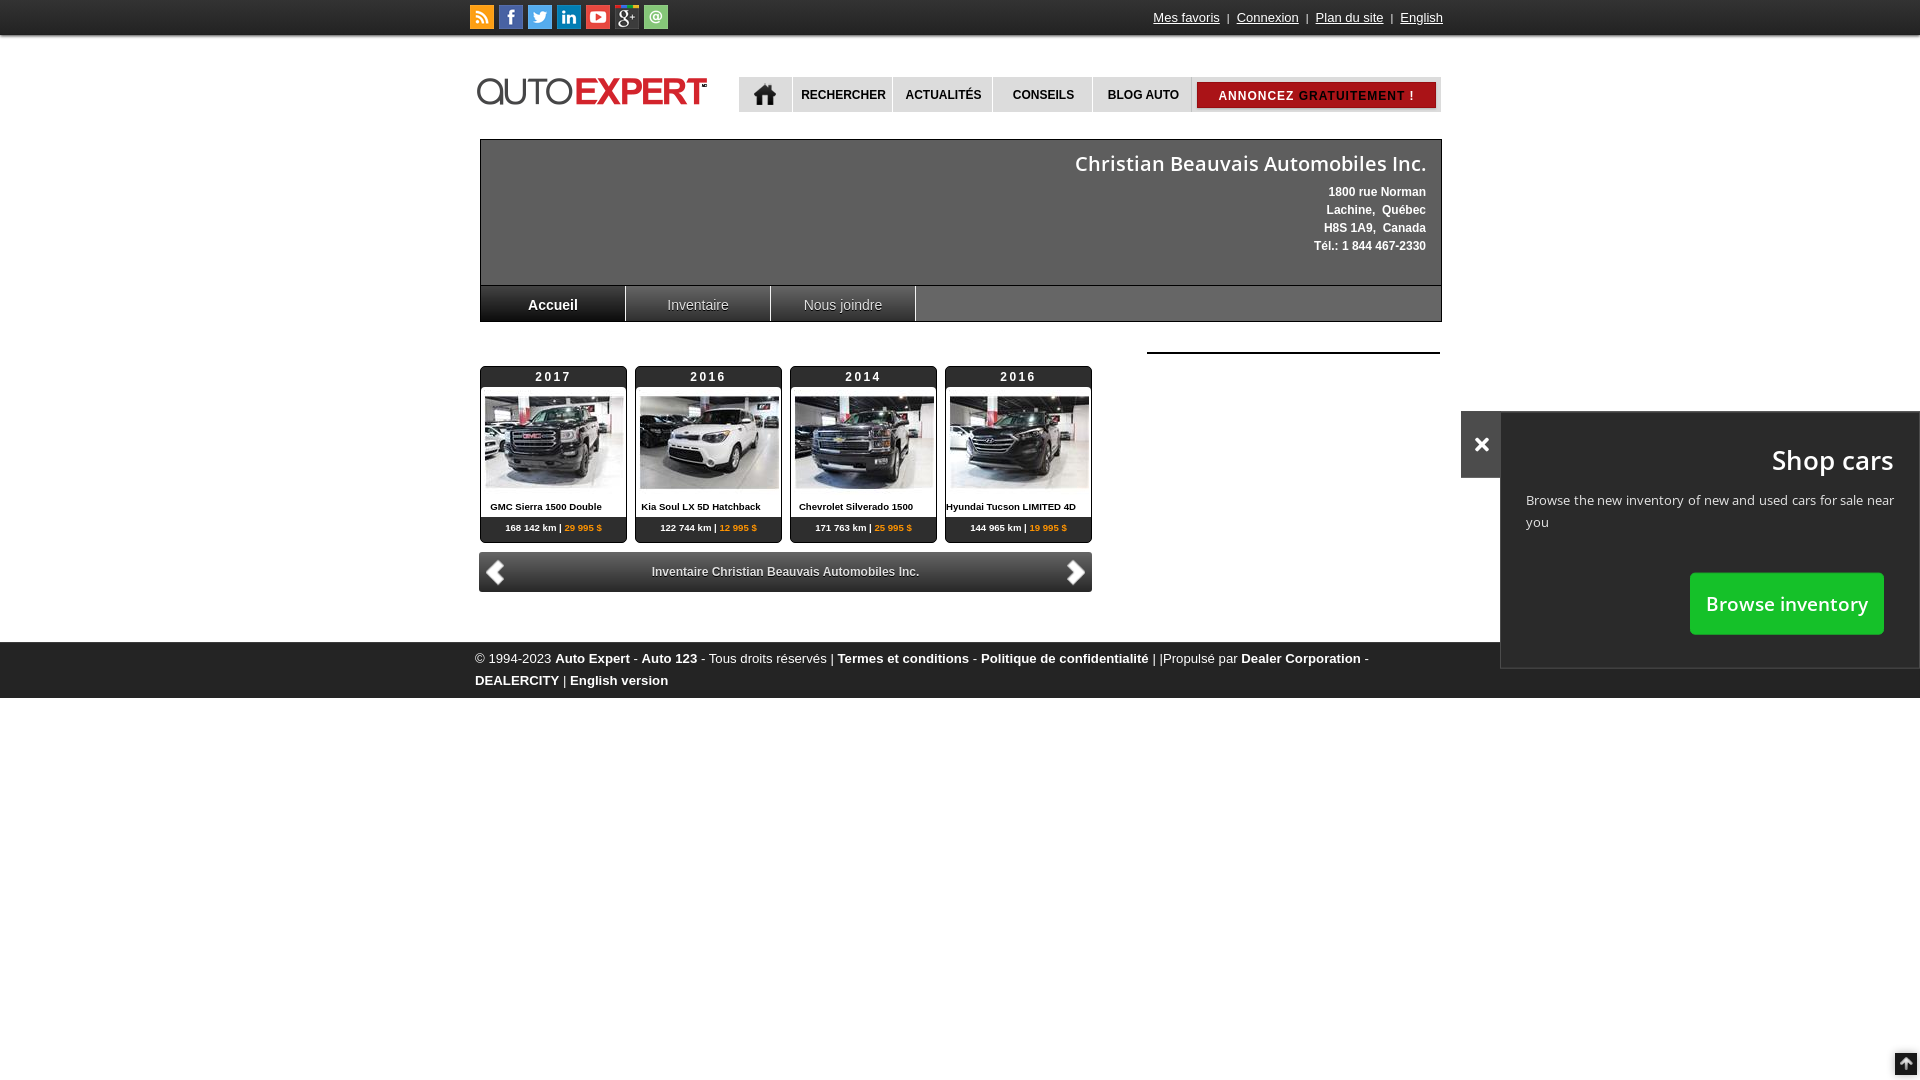 The height and width of the screenshot is (1080, 1920). What do you see at coordinates (902, 658) in the screenshot?
I see `'Termes et conditions'` at bounding box center [902, 658].